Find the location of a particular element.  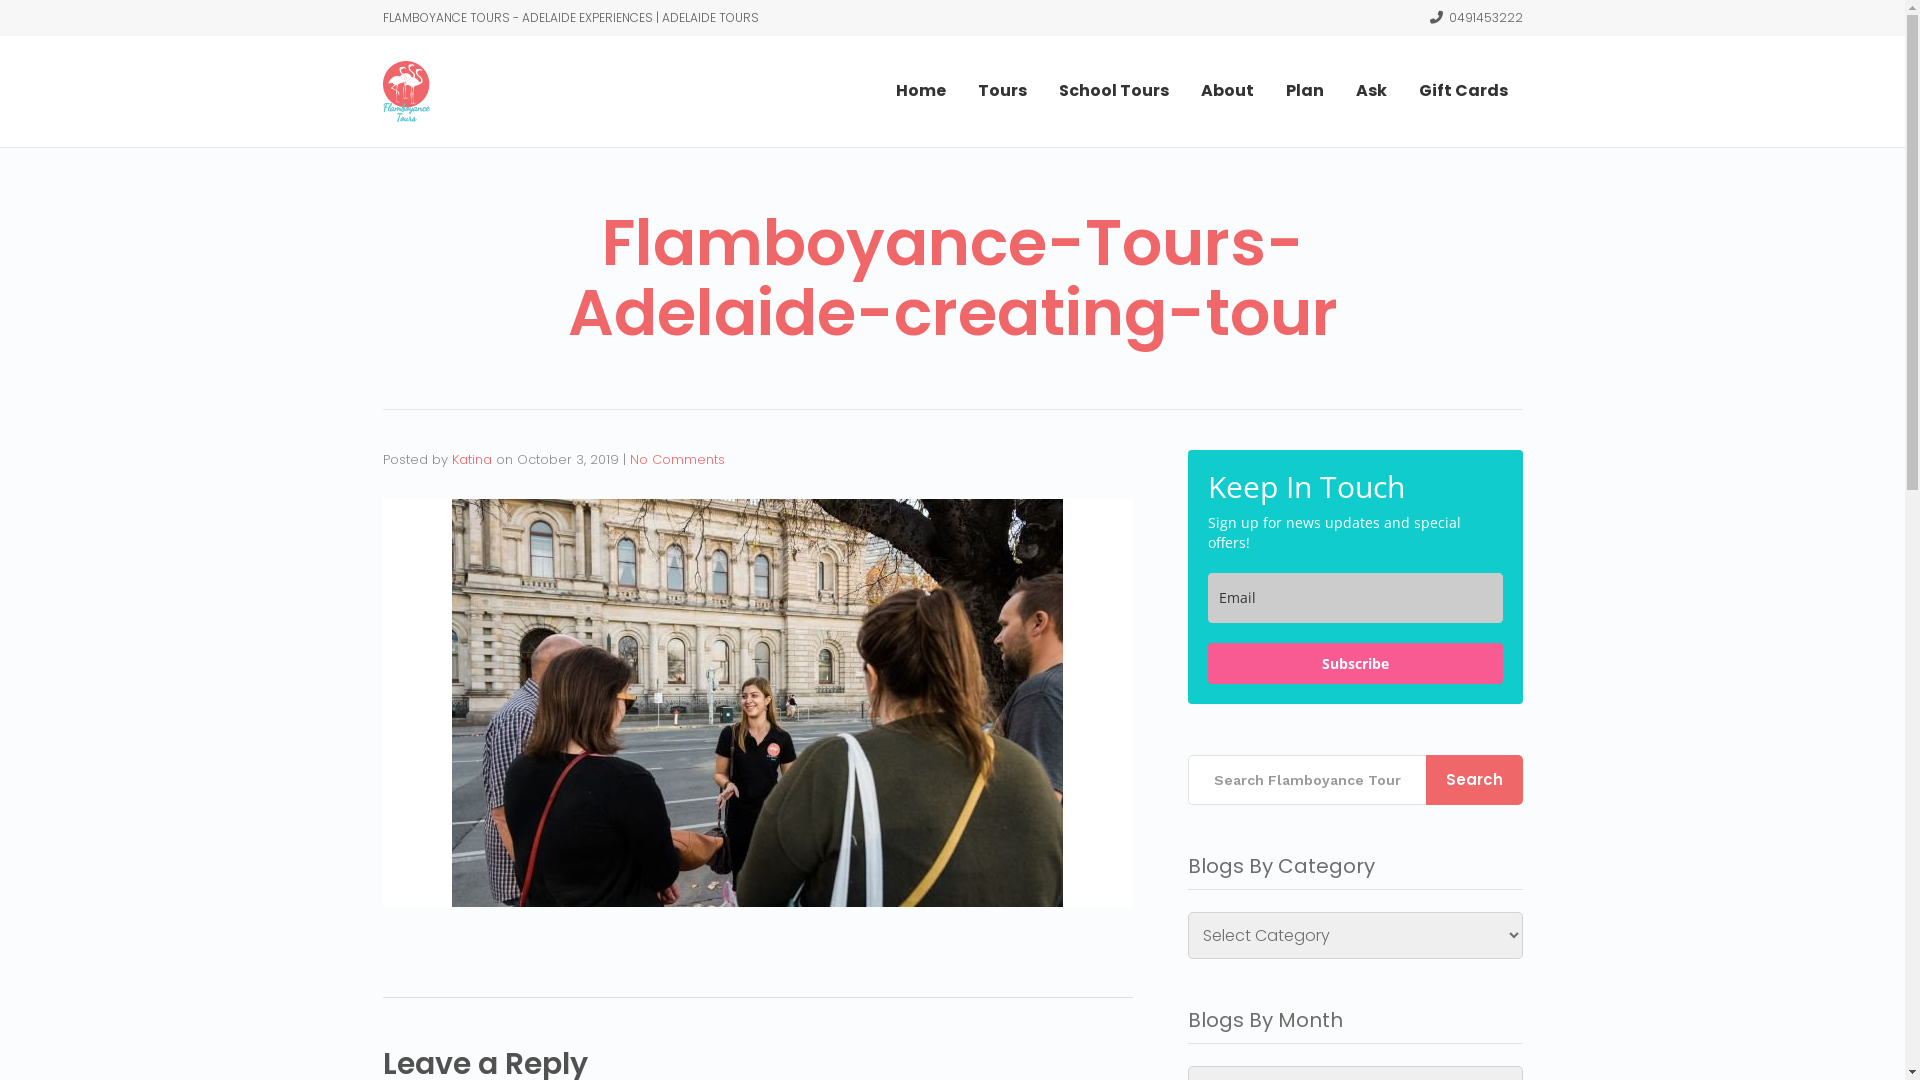

'Plan' is located at coordinates (1305, 91).